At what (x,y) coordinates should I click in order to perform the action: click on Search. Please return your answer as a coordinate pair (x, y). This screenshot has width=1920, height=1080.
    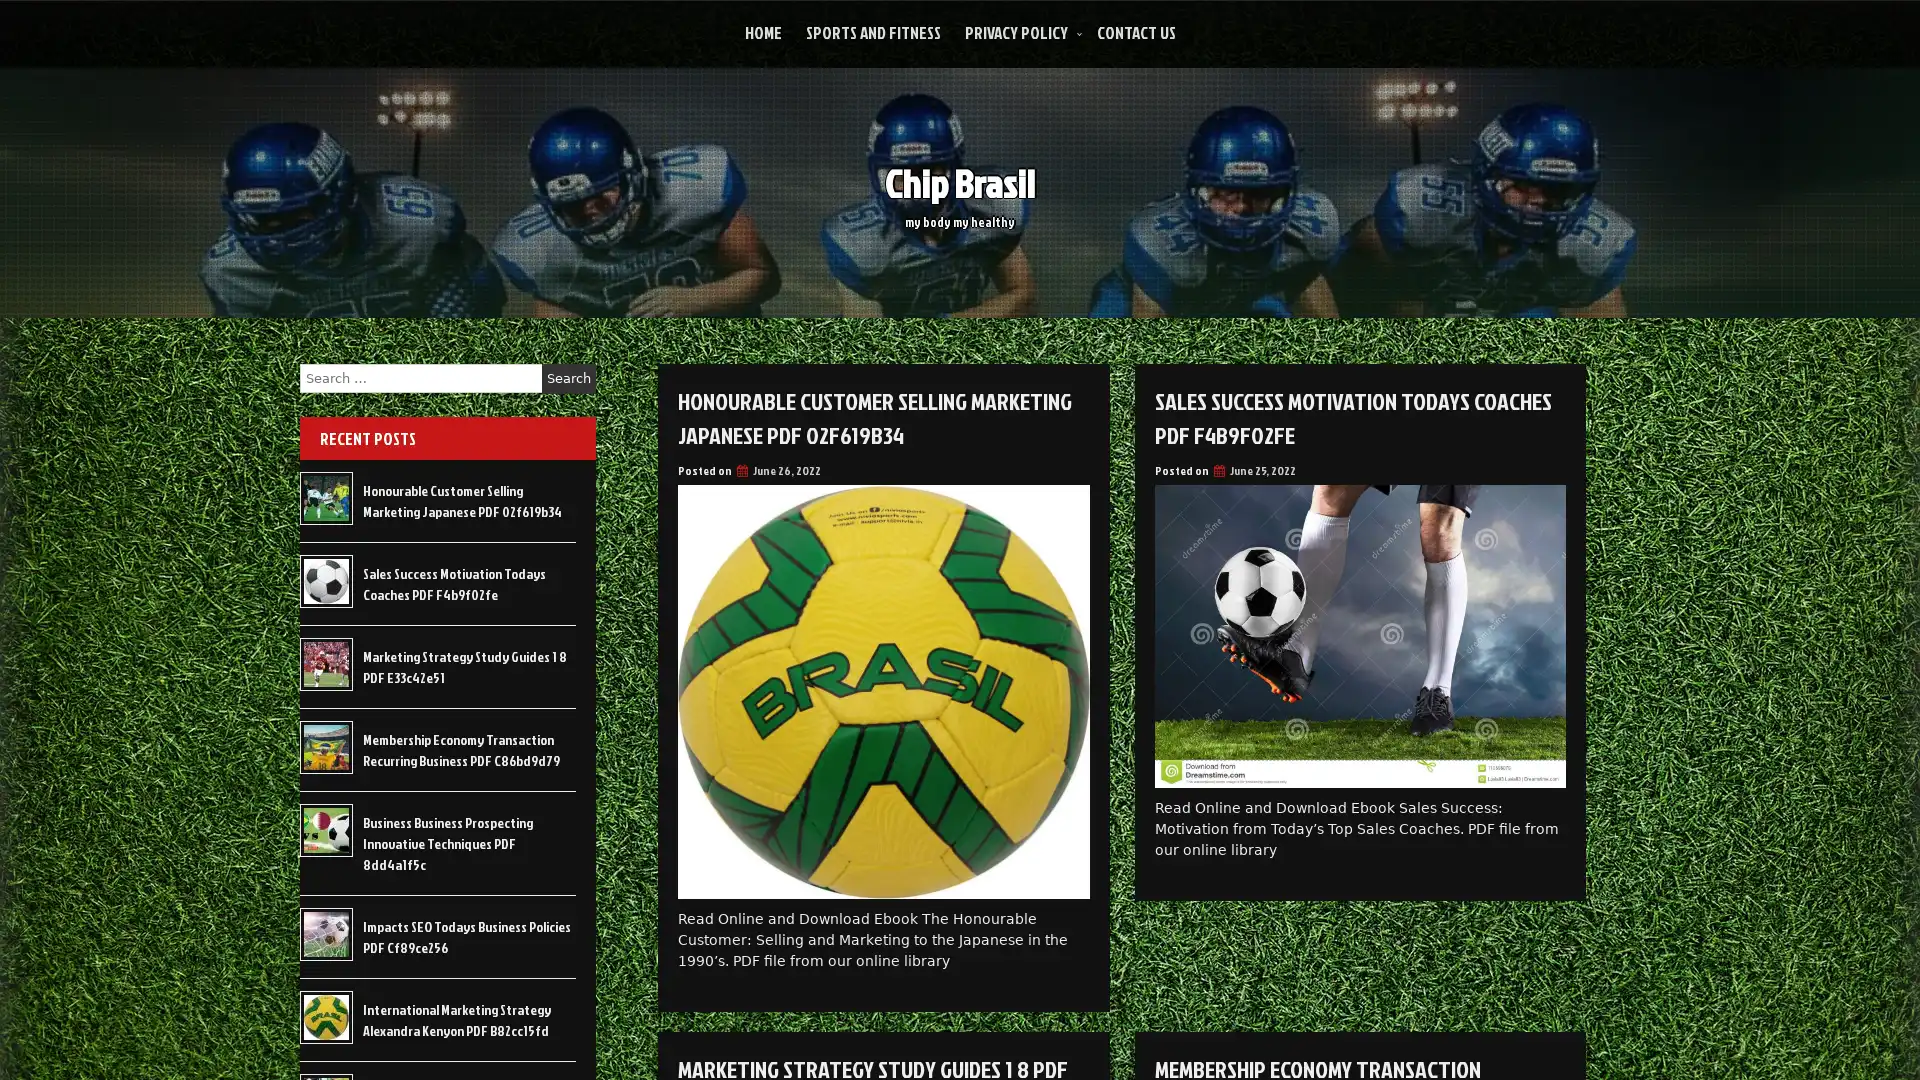
    Looking at the image, I should click on (568, 378).